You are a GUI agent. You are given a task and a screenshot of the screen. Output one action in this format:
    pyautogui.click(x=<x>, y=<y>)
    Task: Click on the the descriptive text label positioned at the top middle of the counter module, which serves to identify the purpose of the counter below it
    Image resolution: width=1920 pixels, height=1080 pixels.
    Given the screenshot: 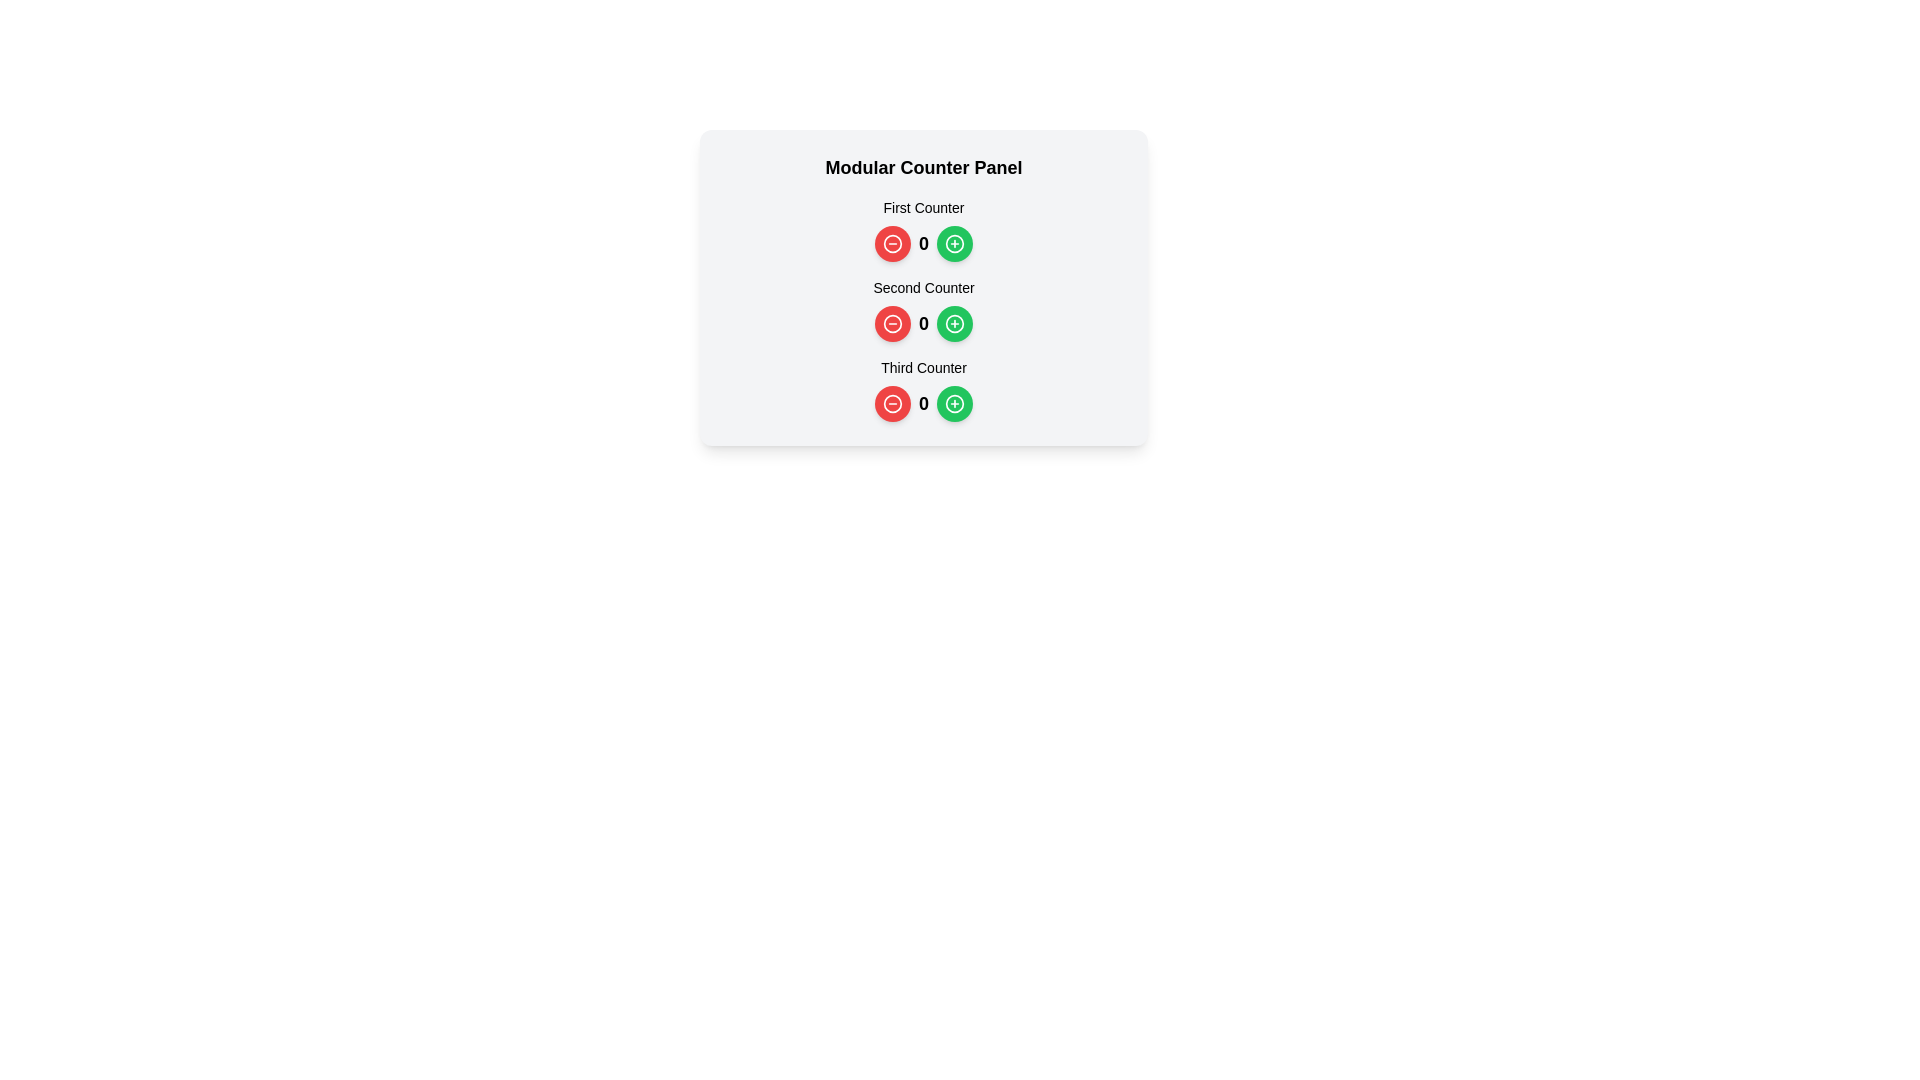 What is the action you would take?
    pyautogui.click(x=923, y=208)
    